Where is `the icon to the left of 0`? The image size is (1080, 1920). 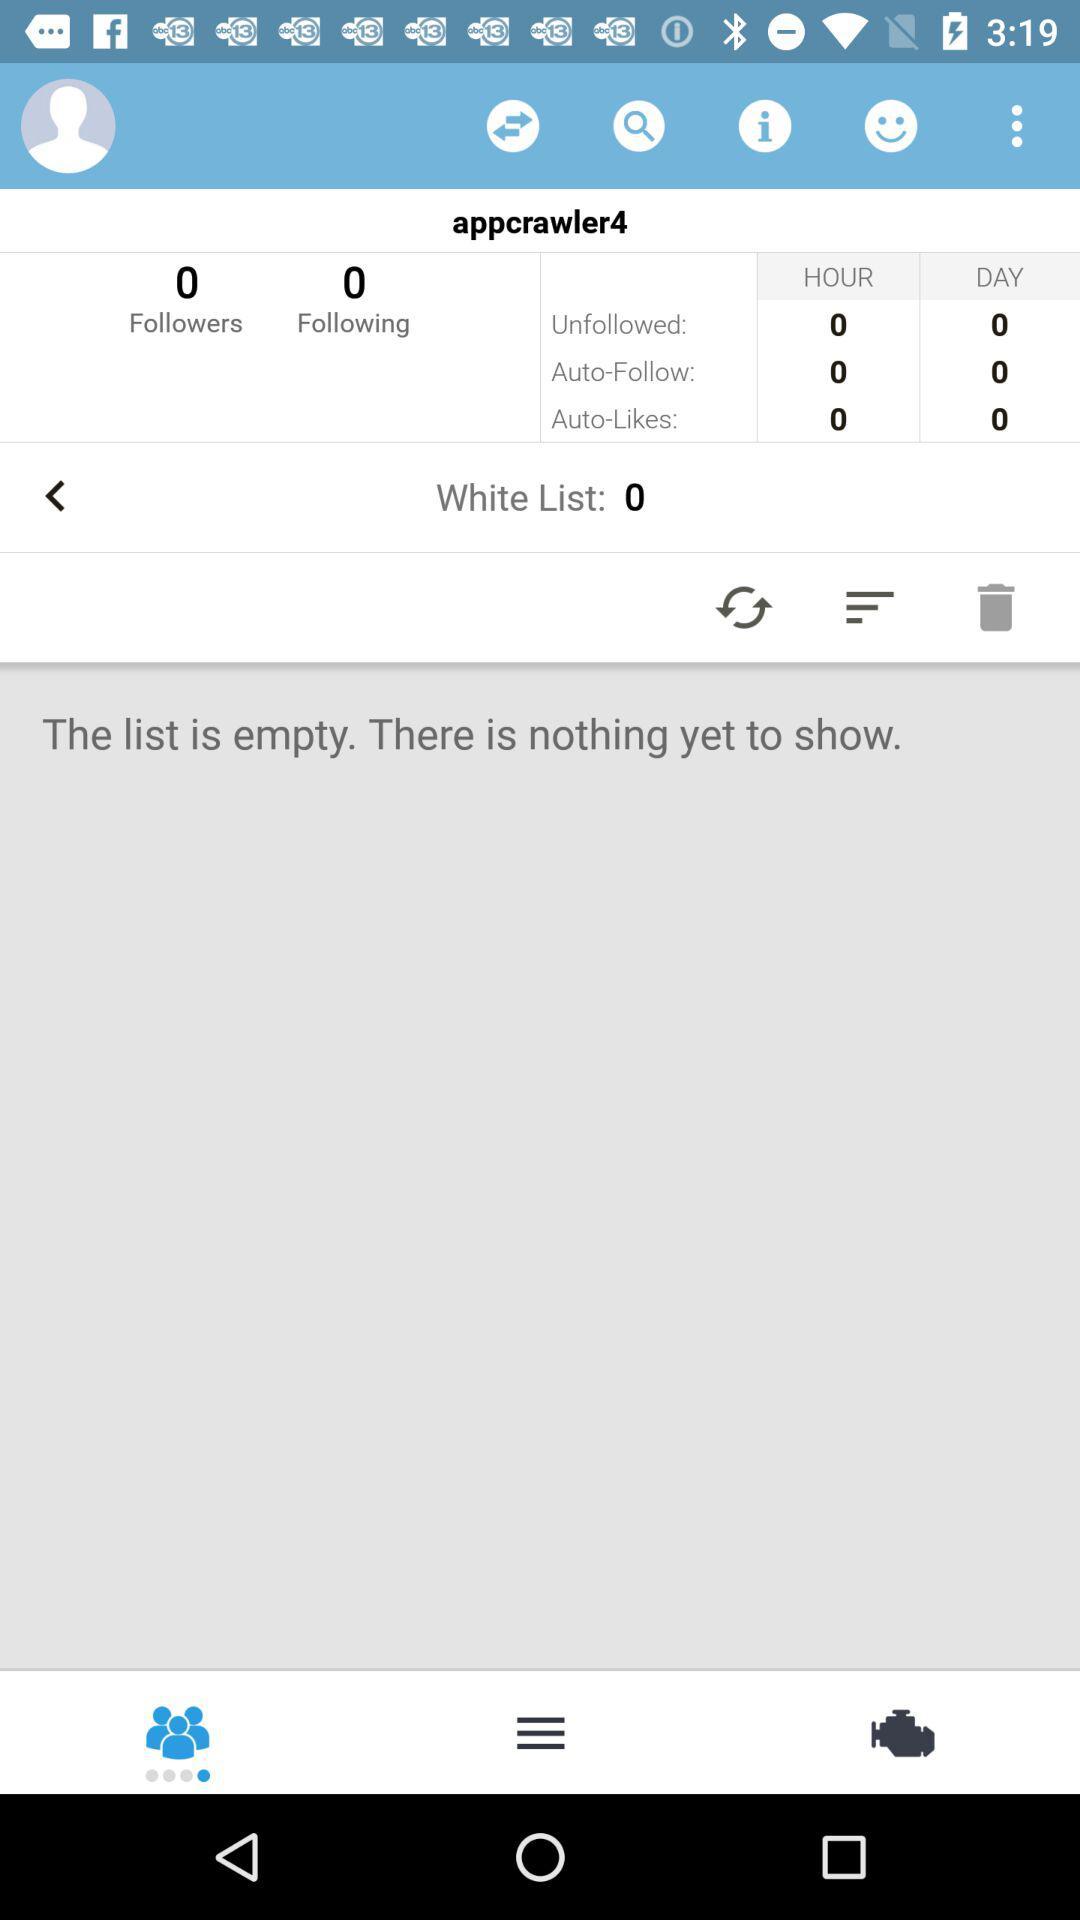 the icon to the left of 0 is located at coordinates (185, 295).